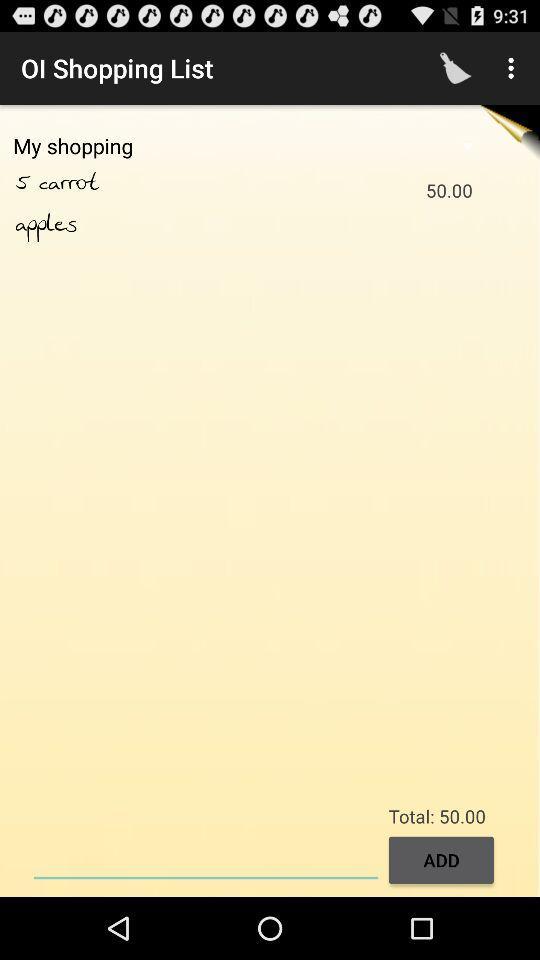  What do you see at coordinates (205, 857) in the screenshot?
I see `new items` at bounding box center [205, 857].